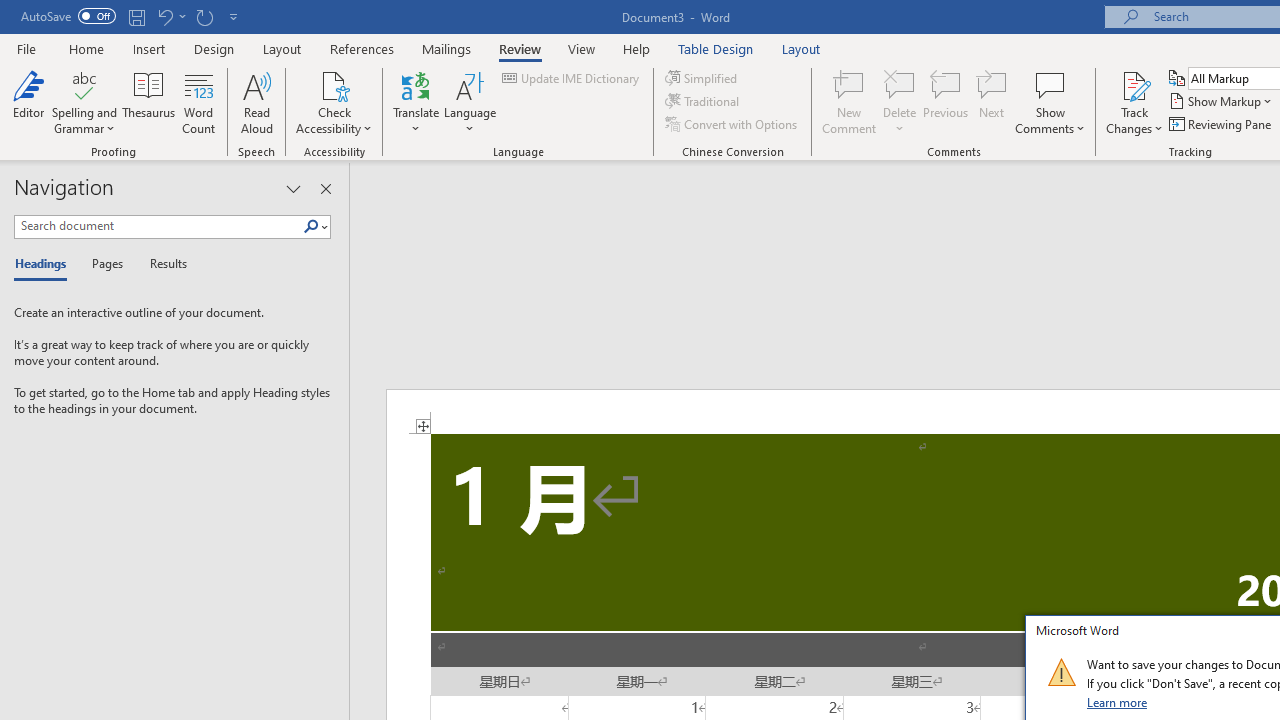  What do you see at coordinates (292, 189) in the screenshot?
I see `'Task Pane Options'` at bounding box center [292, 189].